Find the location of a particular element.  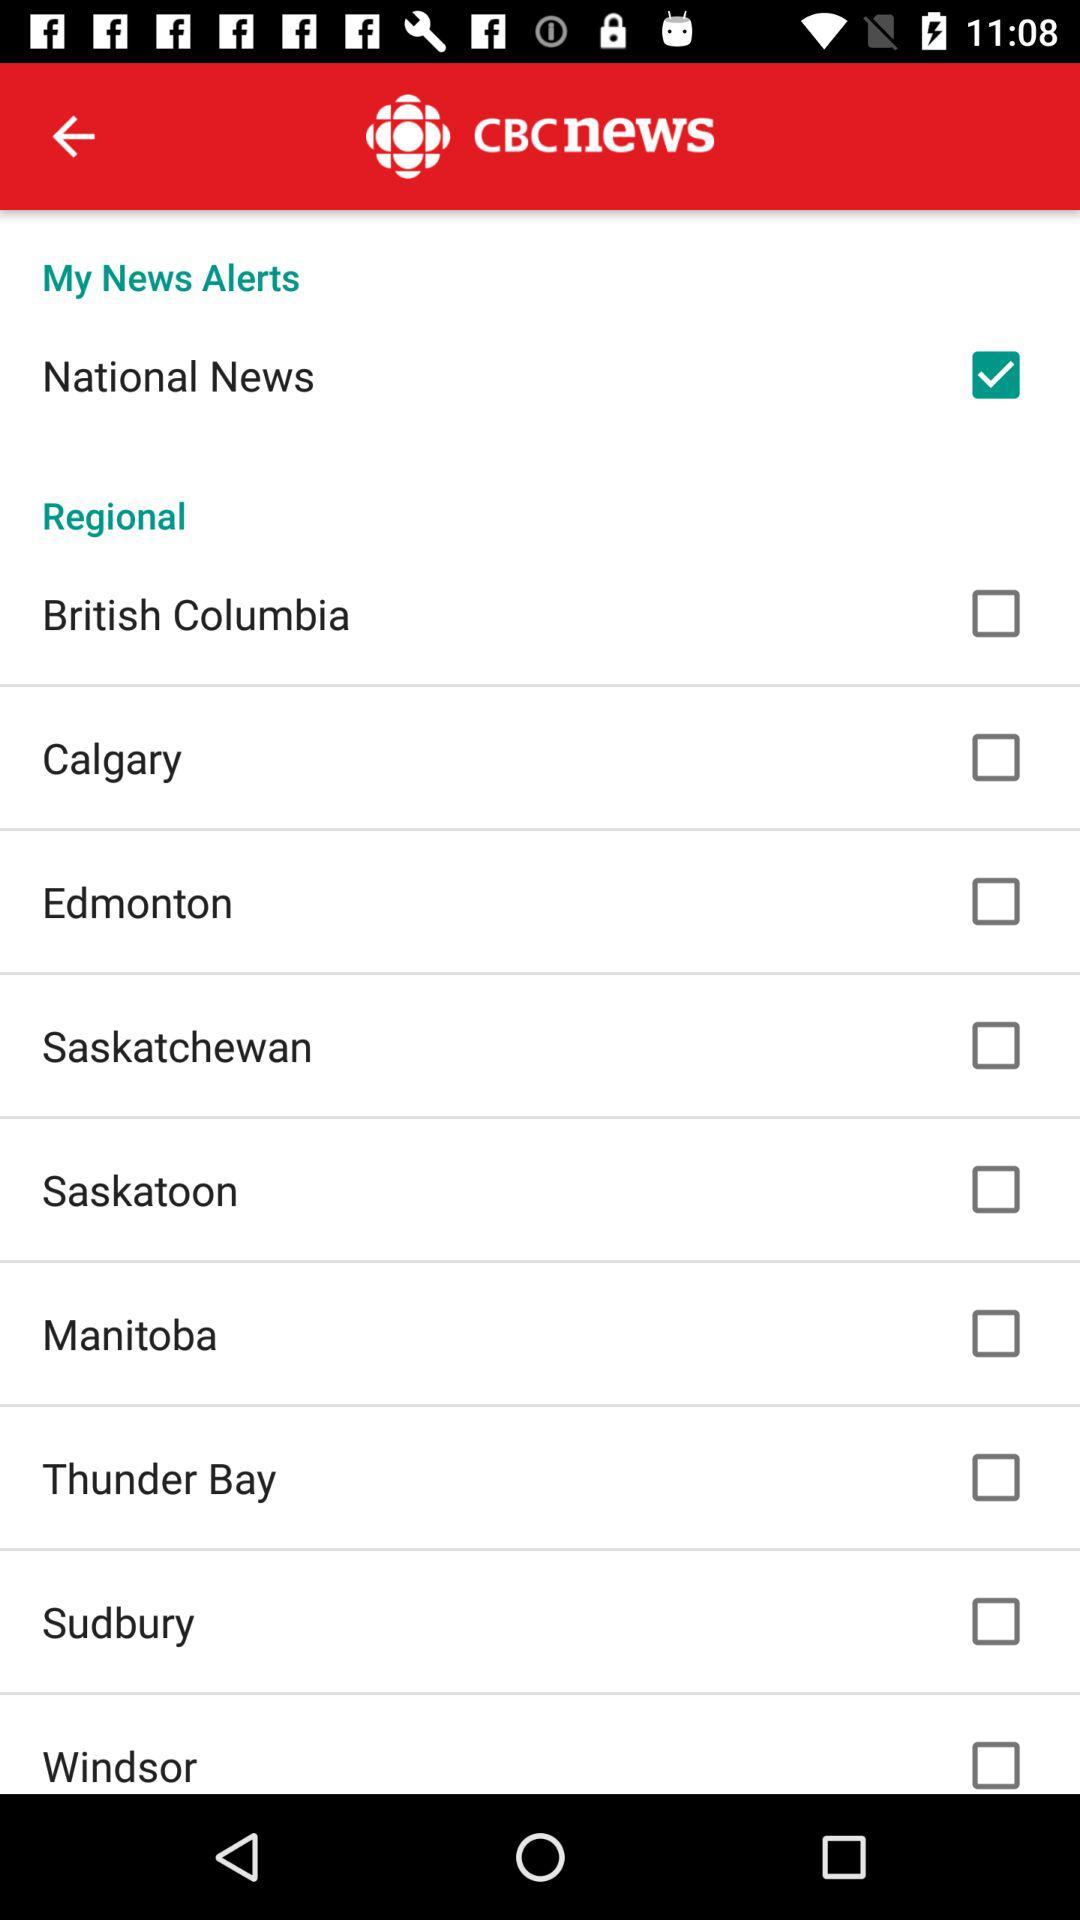

the icon above the my news alerts icon is located at coordinates (72, 135).